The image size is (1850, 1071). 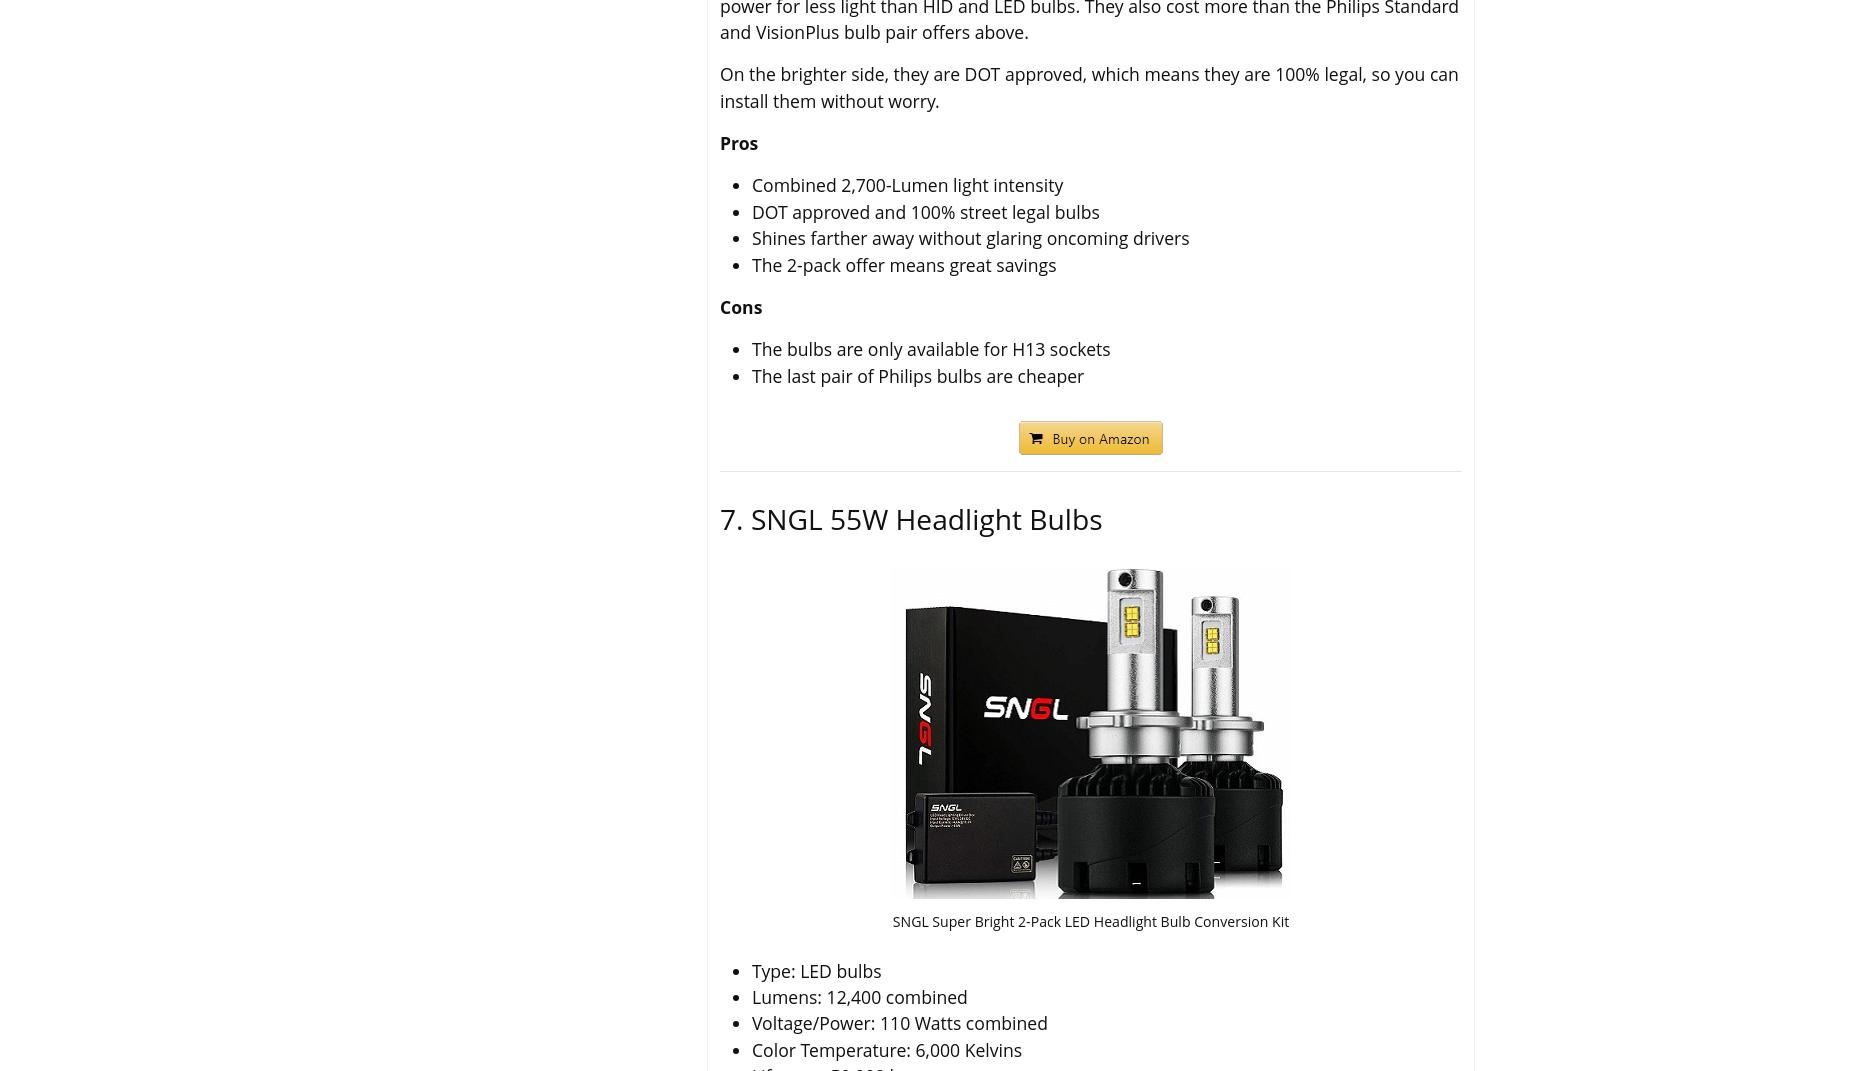 I want to click on 'The 2-pack offer means great savings', so click(x=903, y=264).